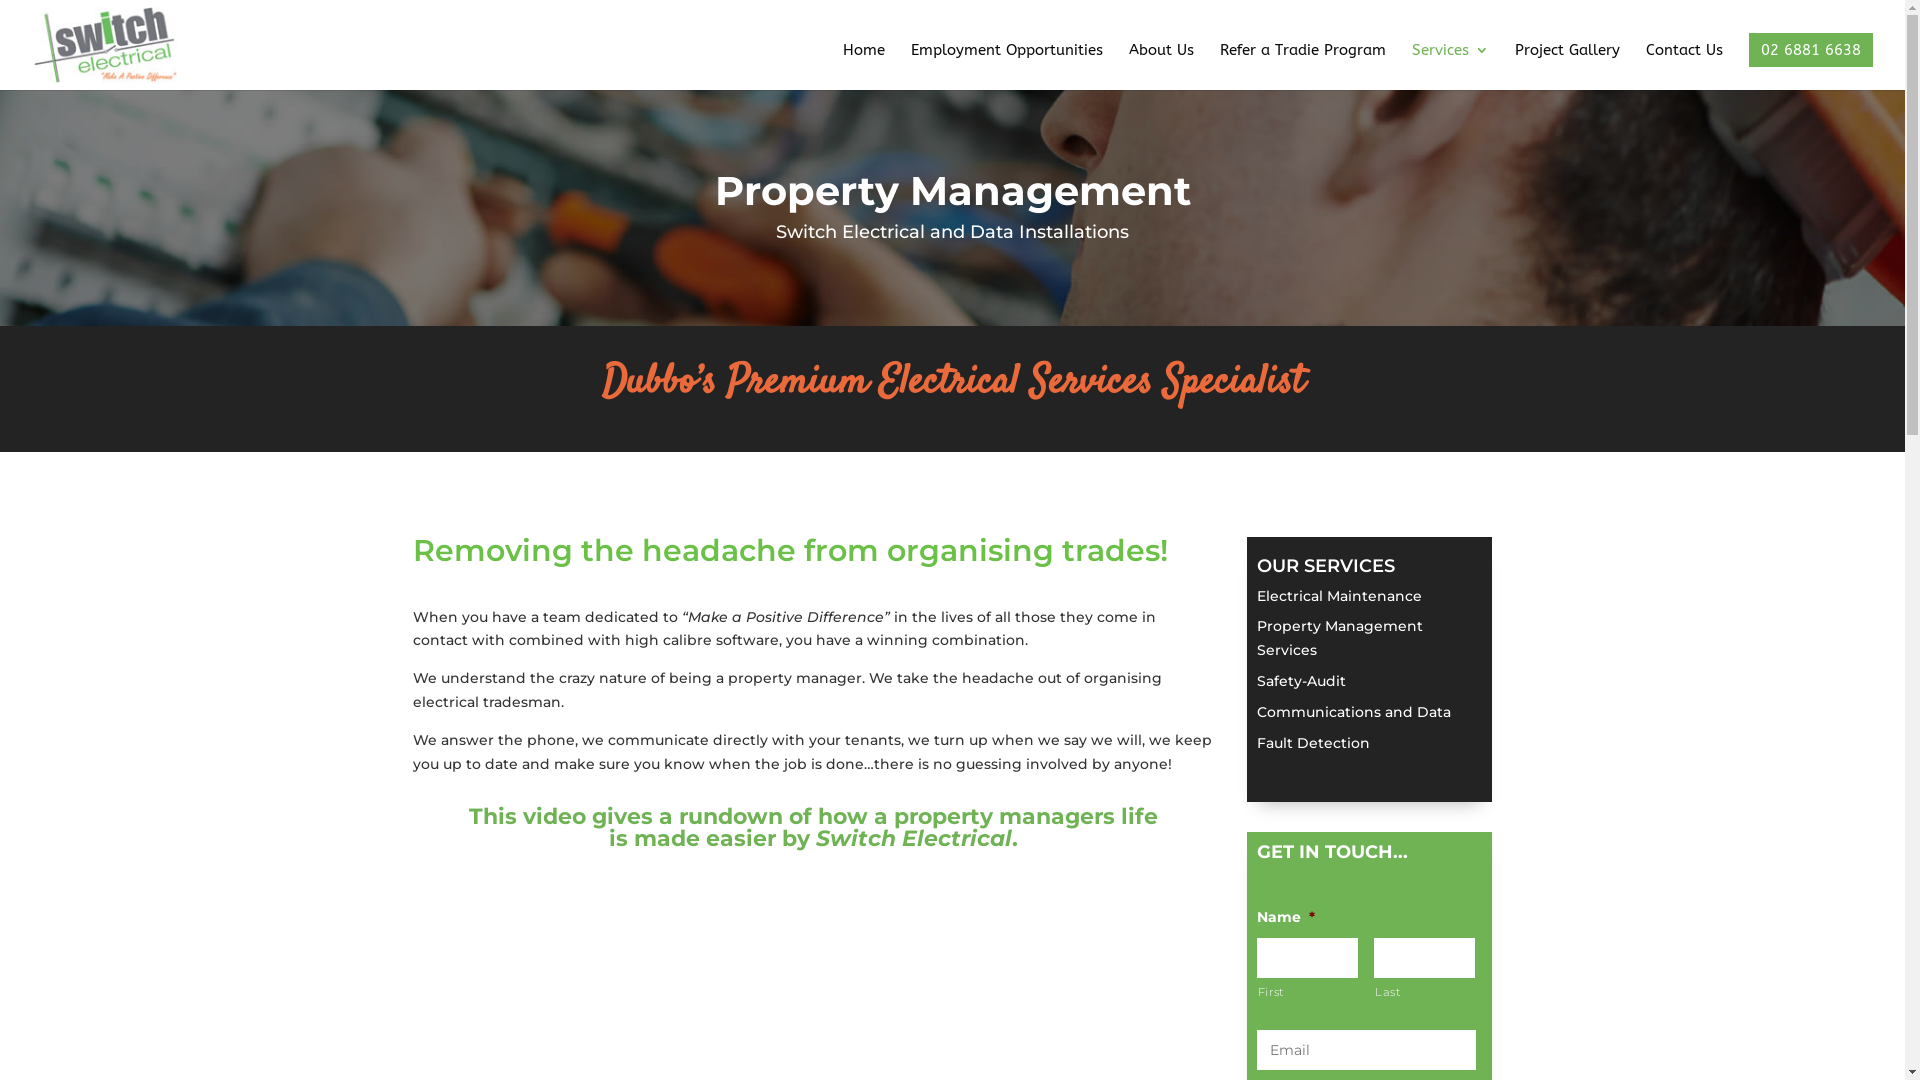 This screenshot has width=1920, height=1080. Describe the element at coordinates (1339, 595) in the screenshot. I see `'Electrical Maintenance'` at that location.